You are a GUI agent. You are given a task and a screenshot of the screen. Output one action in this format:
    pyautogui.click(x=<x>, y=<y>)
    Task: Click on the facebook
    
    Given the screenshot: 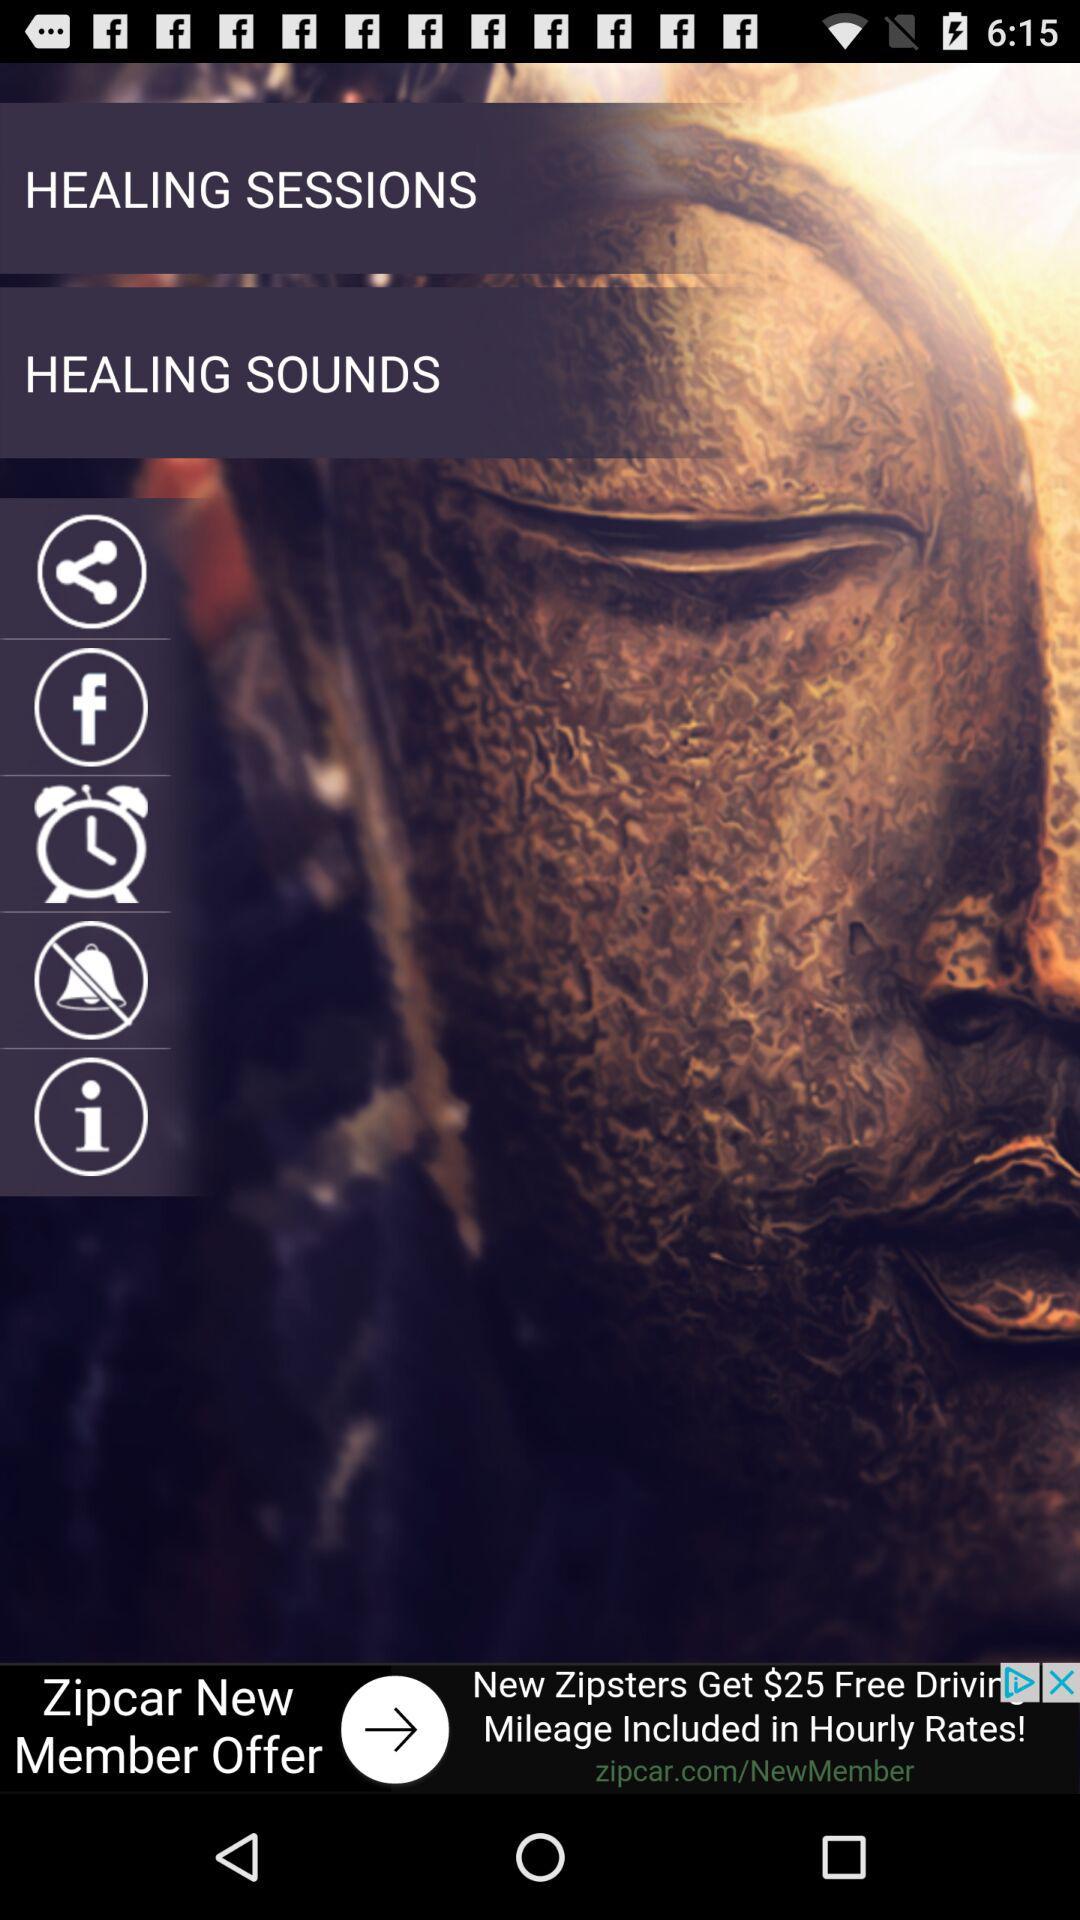 What is the action you would take?
    pyautogui.click(x=91, y=707)
    